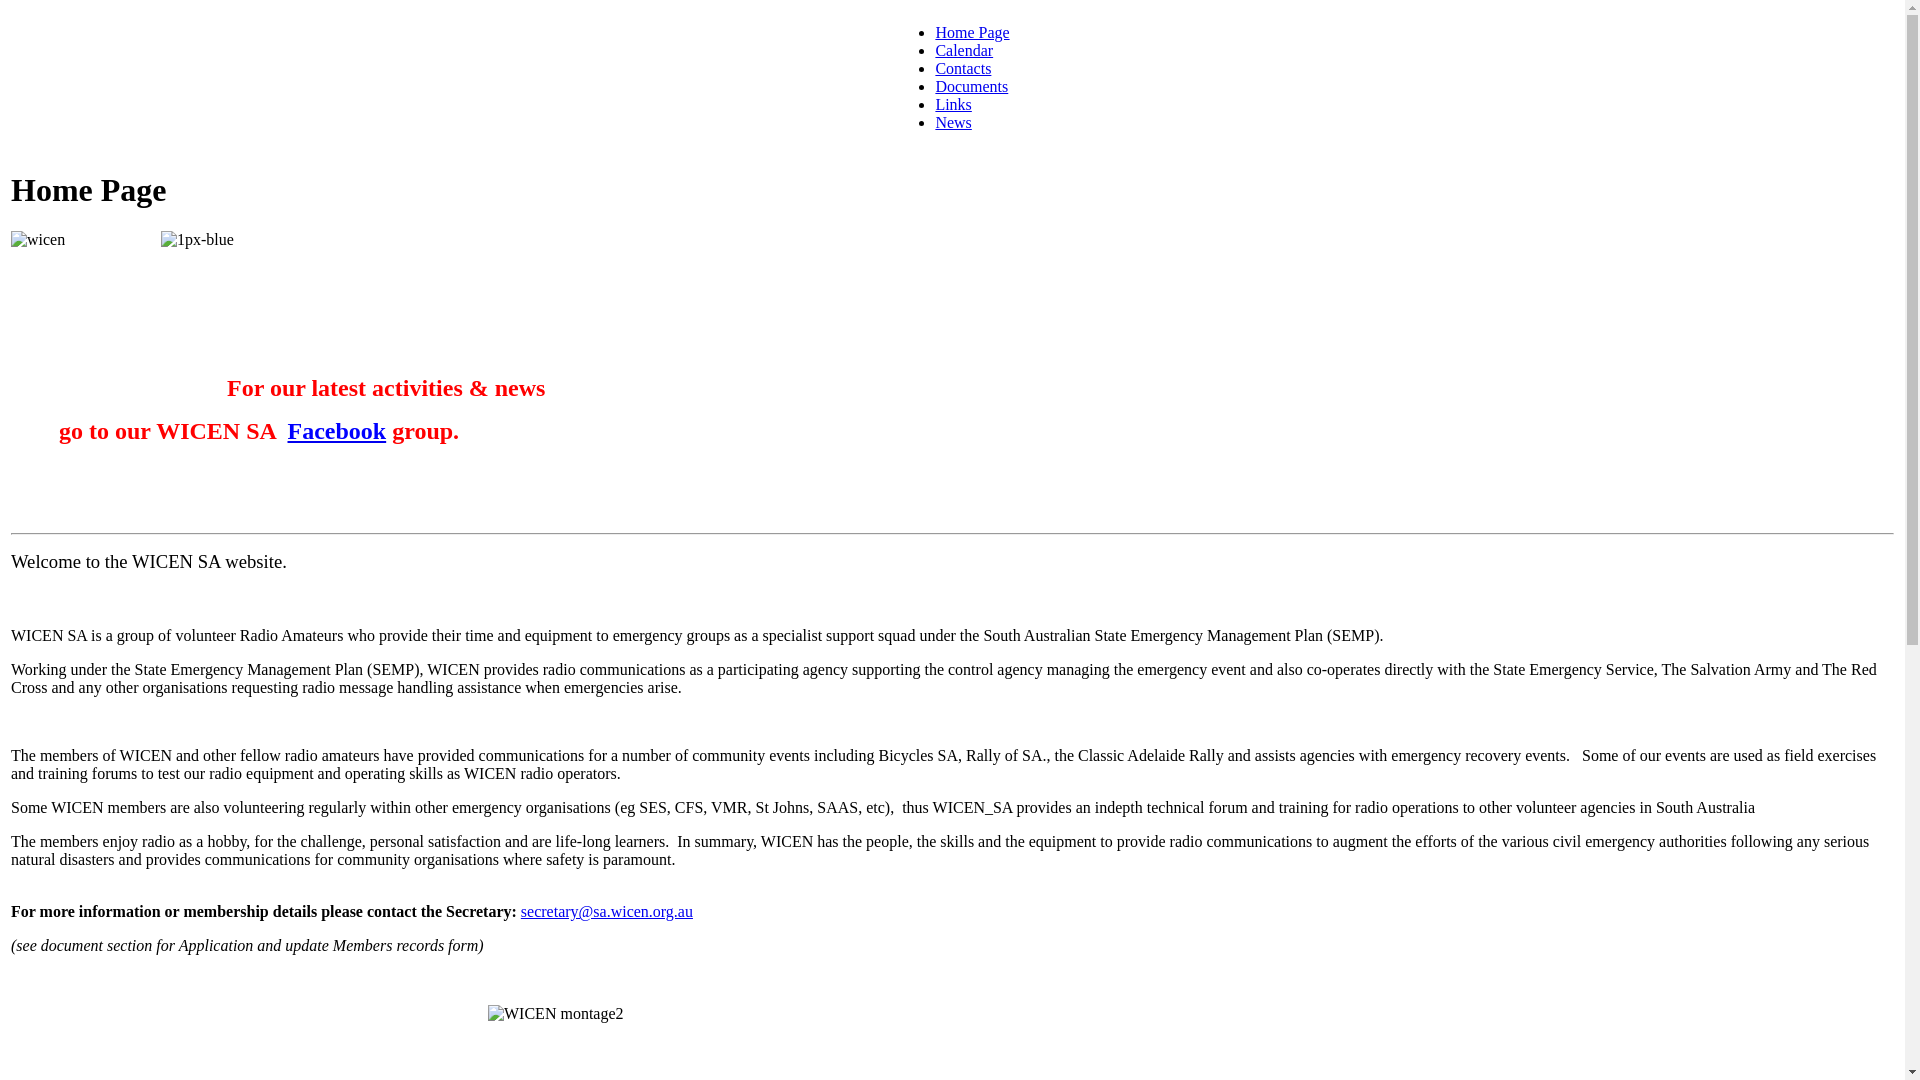 This screenshot has height=1080, width=1920. What do you see at coordinates (952, 122) in the screenshot?
I see `'News'` at bounding box center [952, 122].